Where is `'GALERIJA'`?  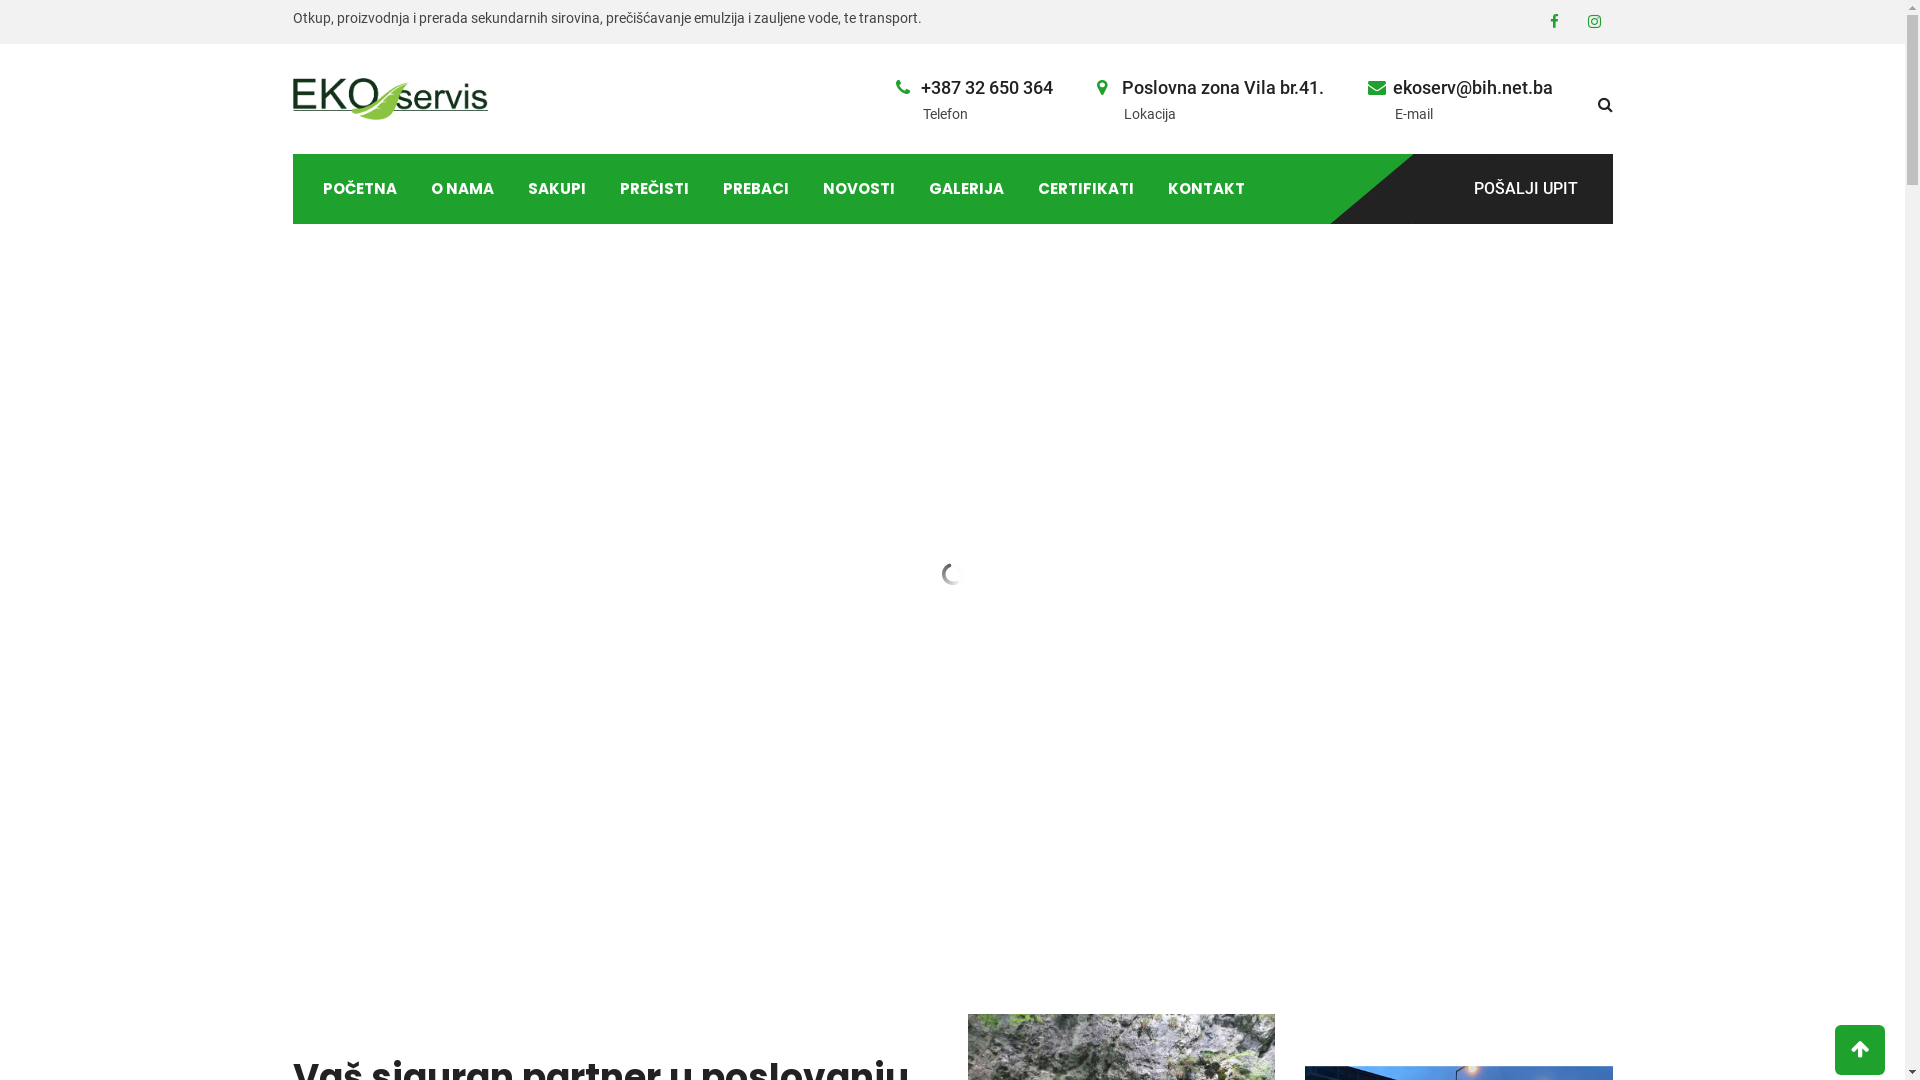 'GALERIJA' is located at coordinates (912, 189).